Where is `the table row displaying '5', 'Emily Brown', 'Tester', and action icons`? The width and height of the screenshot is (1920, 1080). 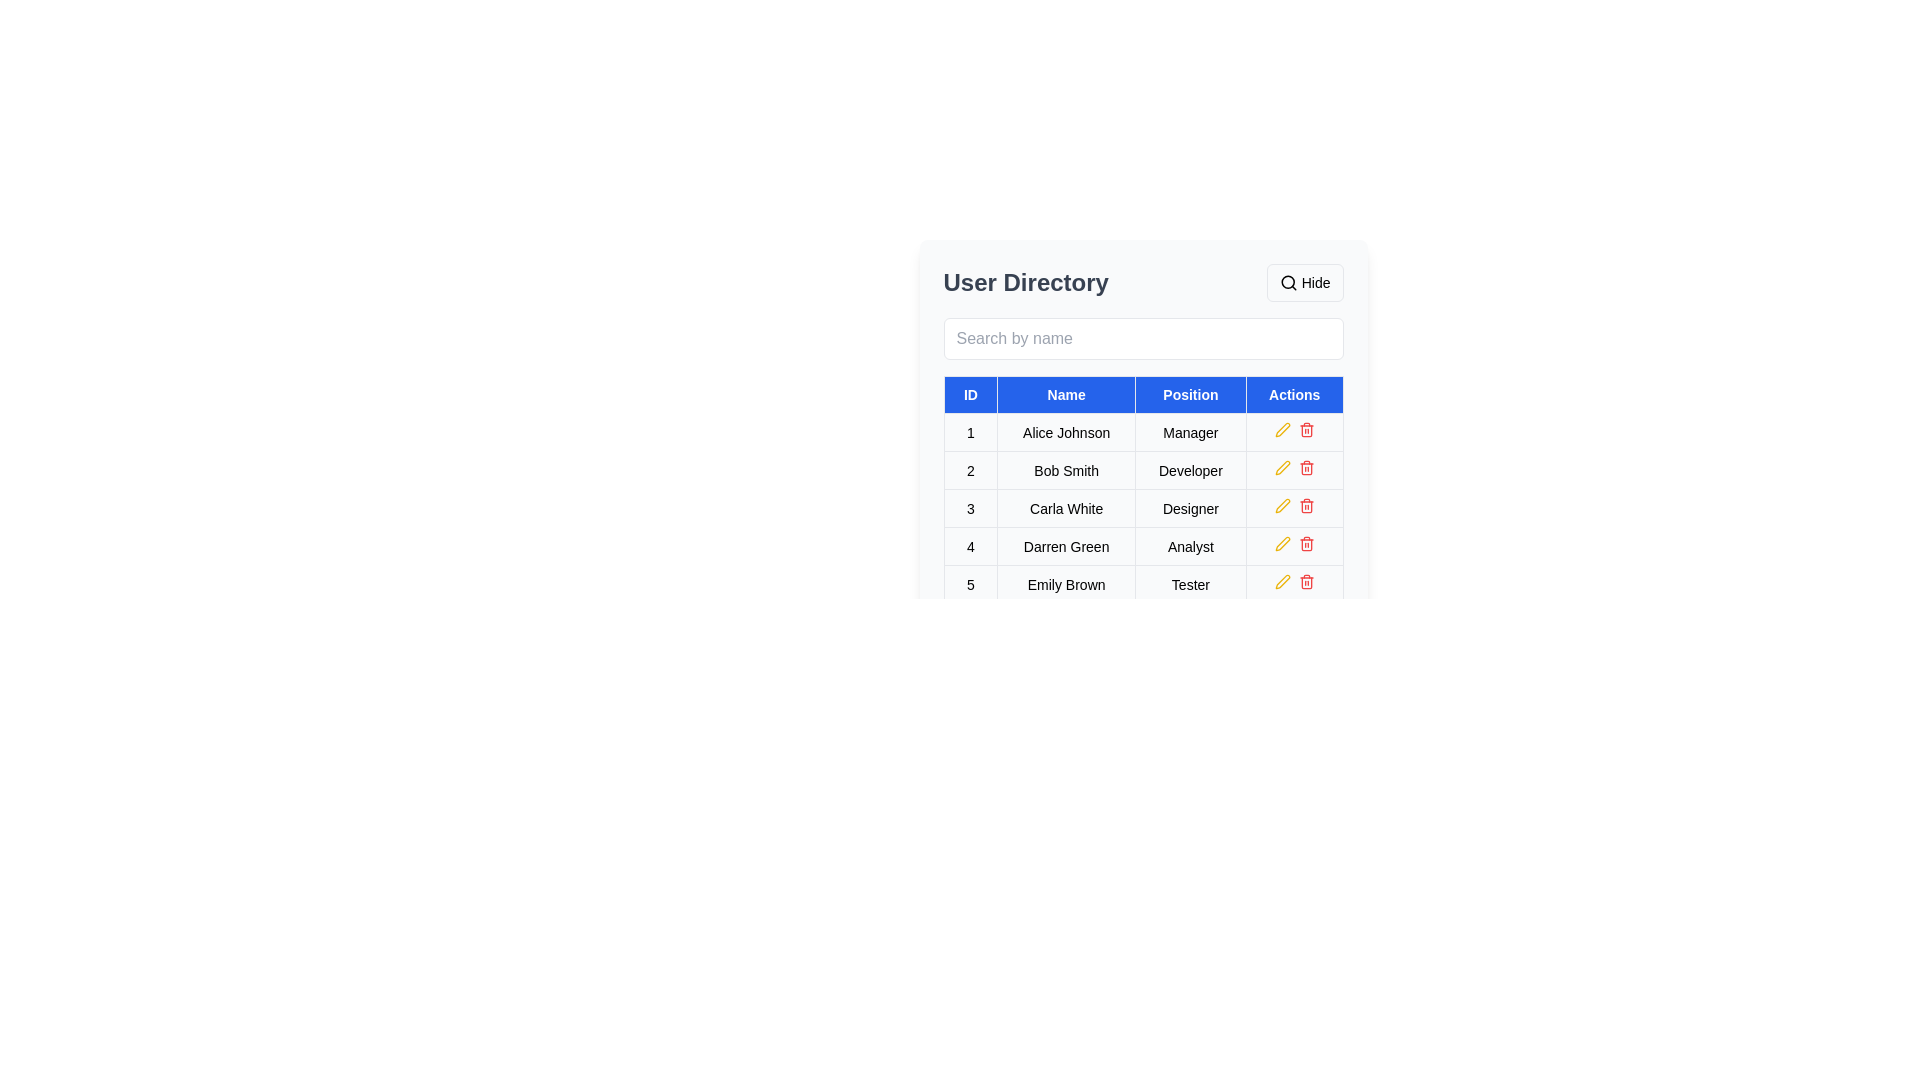 the table row displaying '5', 'Emily Brown', 'Tester', and action icons is located at coordinates (1143, 584).